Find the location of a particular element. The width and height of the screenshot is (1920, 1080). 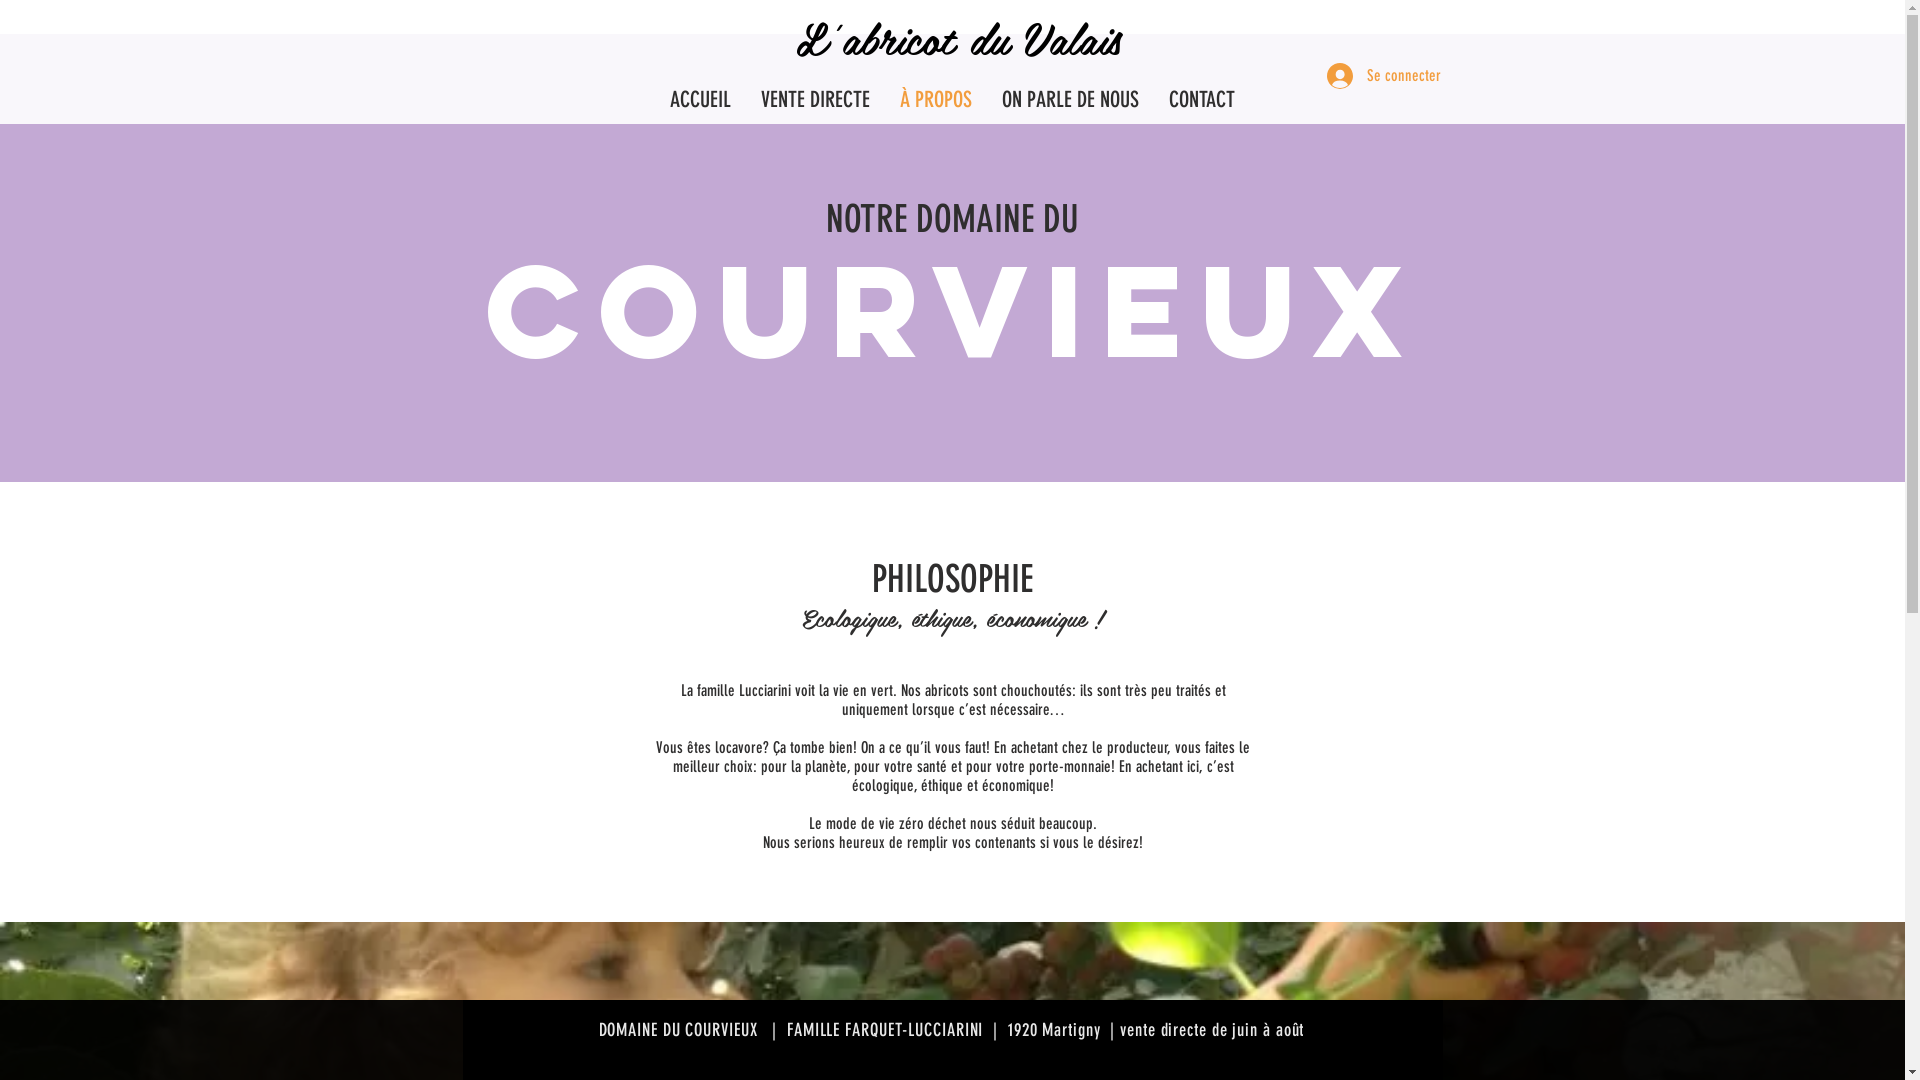

'Se connecter' is located at coordinates (1371, 75).